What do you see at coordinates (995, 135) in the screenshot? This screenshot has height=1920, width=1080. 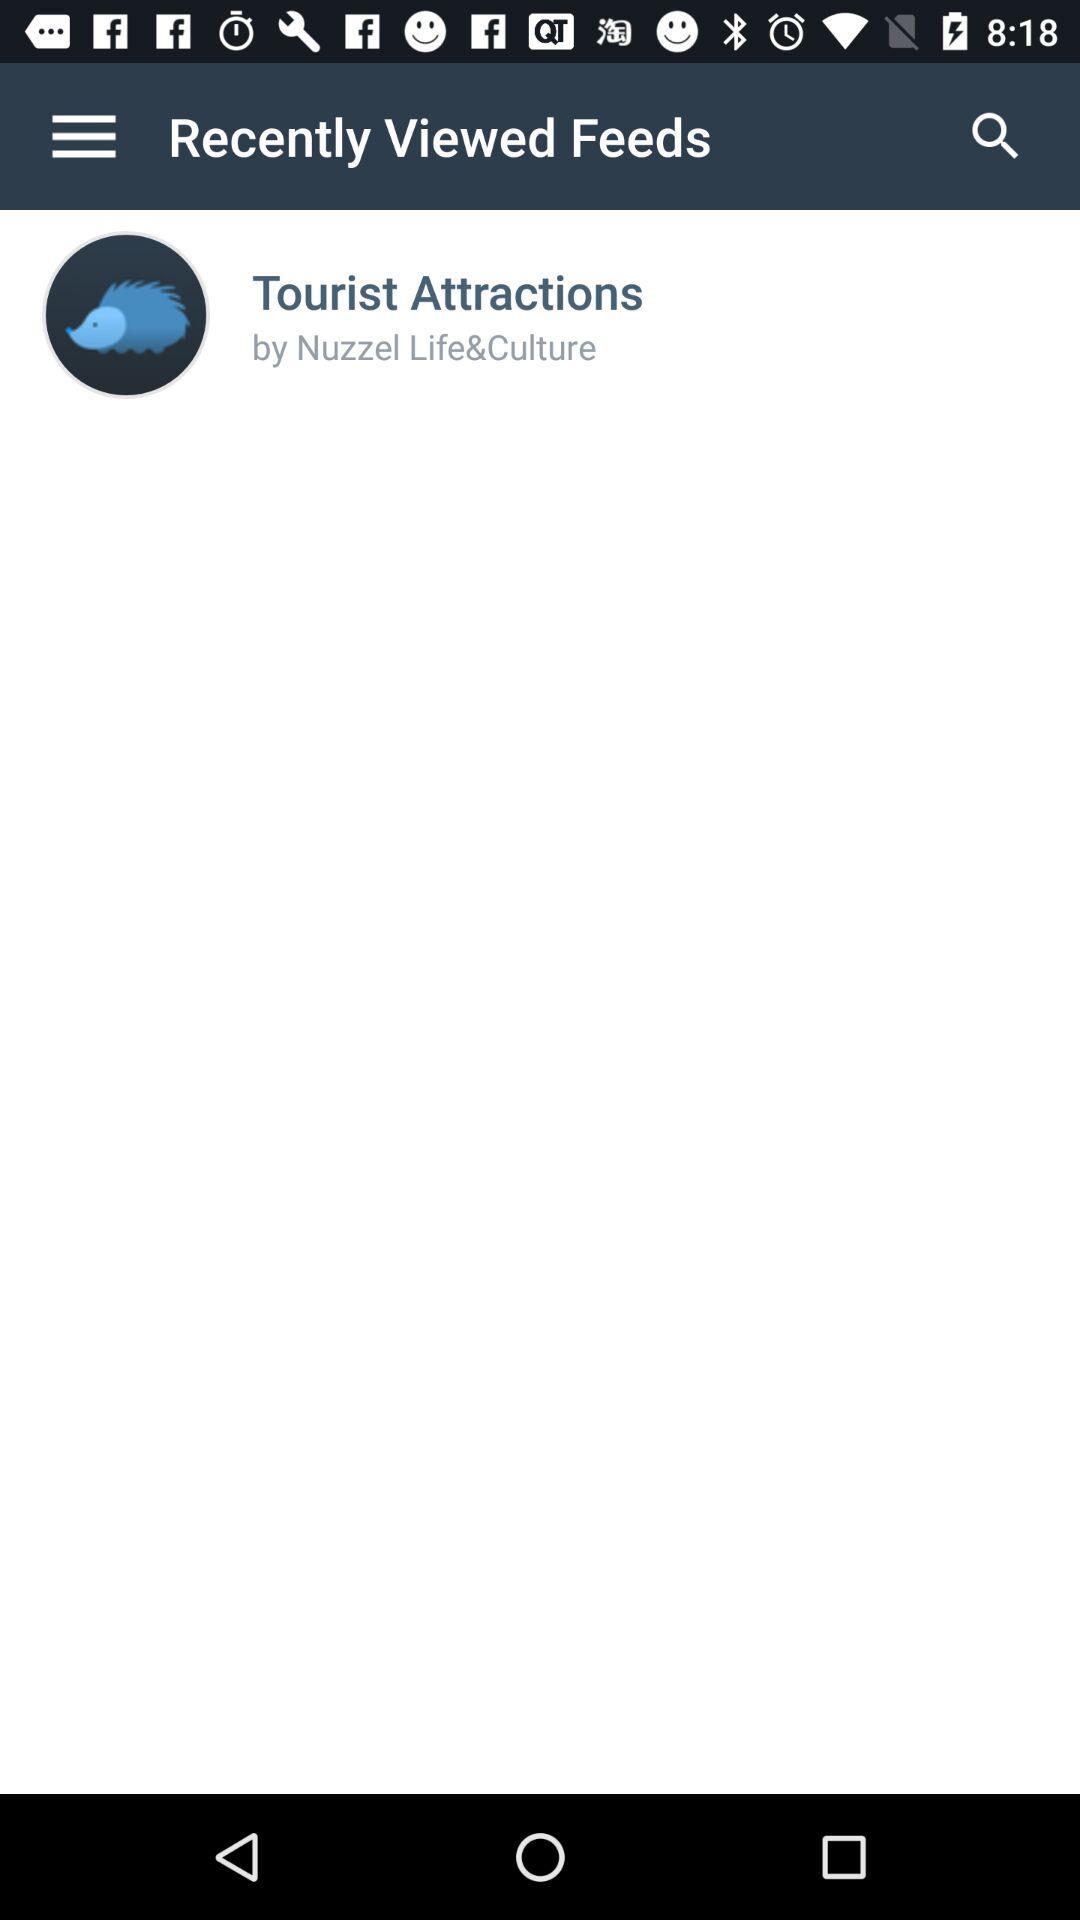 I see `the icon next to recently viewed feeds` at bounding box center [995, 135].